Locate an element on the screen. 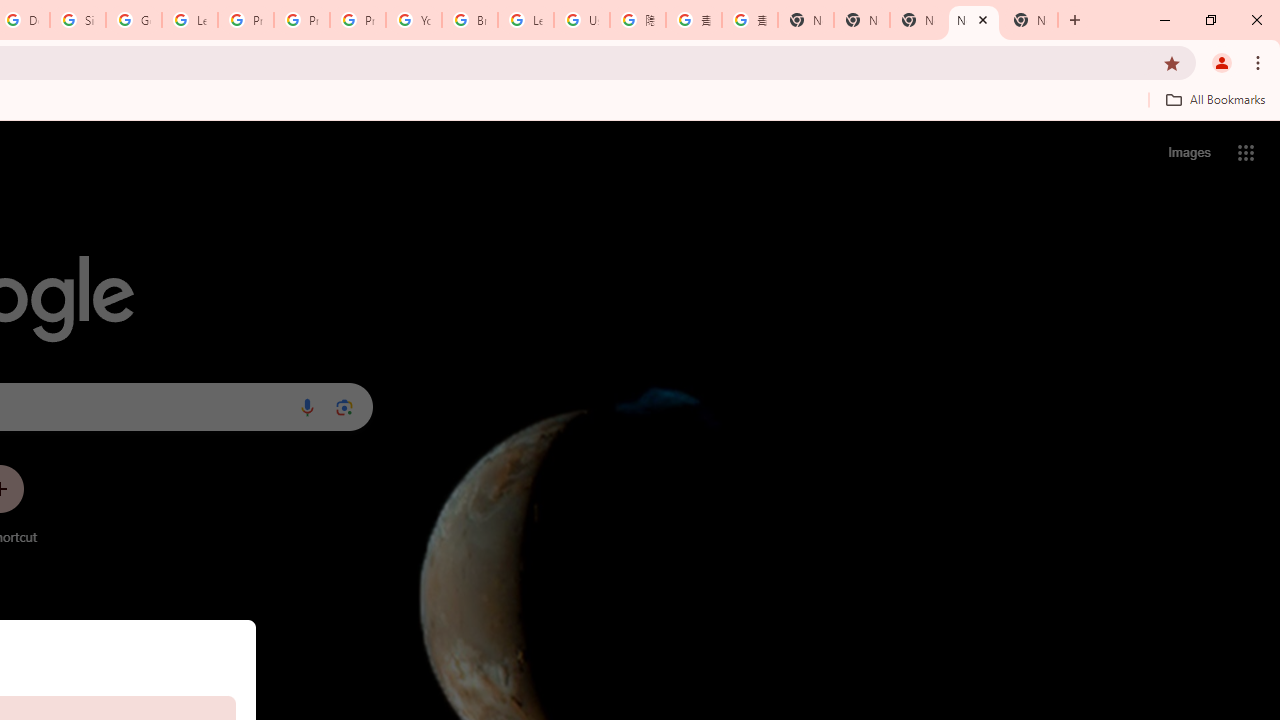 This screenshot has height=720, width=1280. 'Privacy Help Center - Policies Help' is located at coordinates (244, 20).